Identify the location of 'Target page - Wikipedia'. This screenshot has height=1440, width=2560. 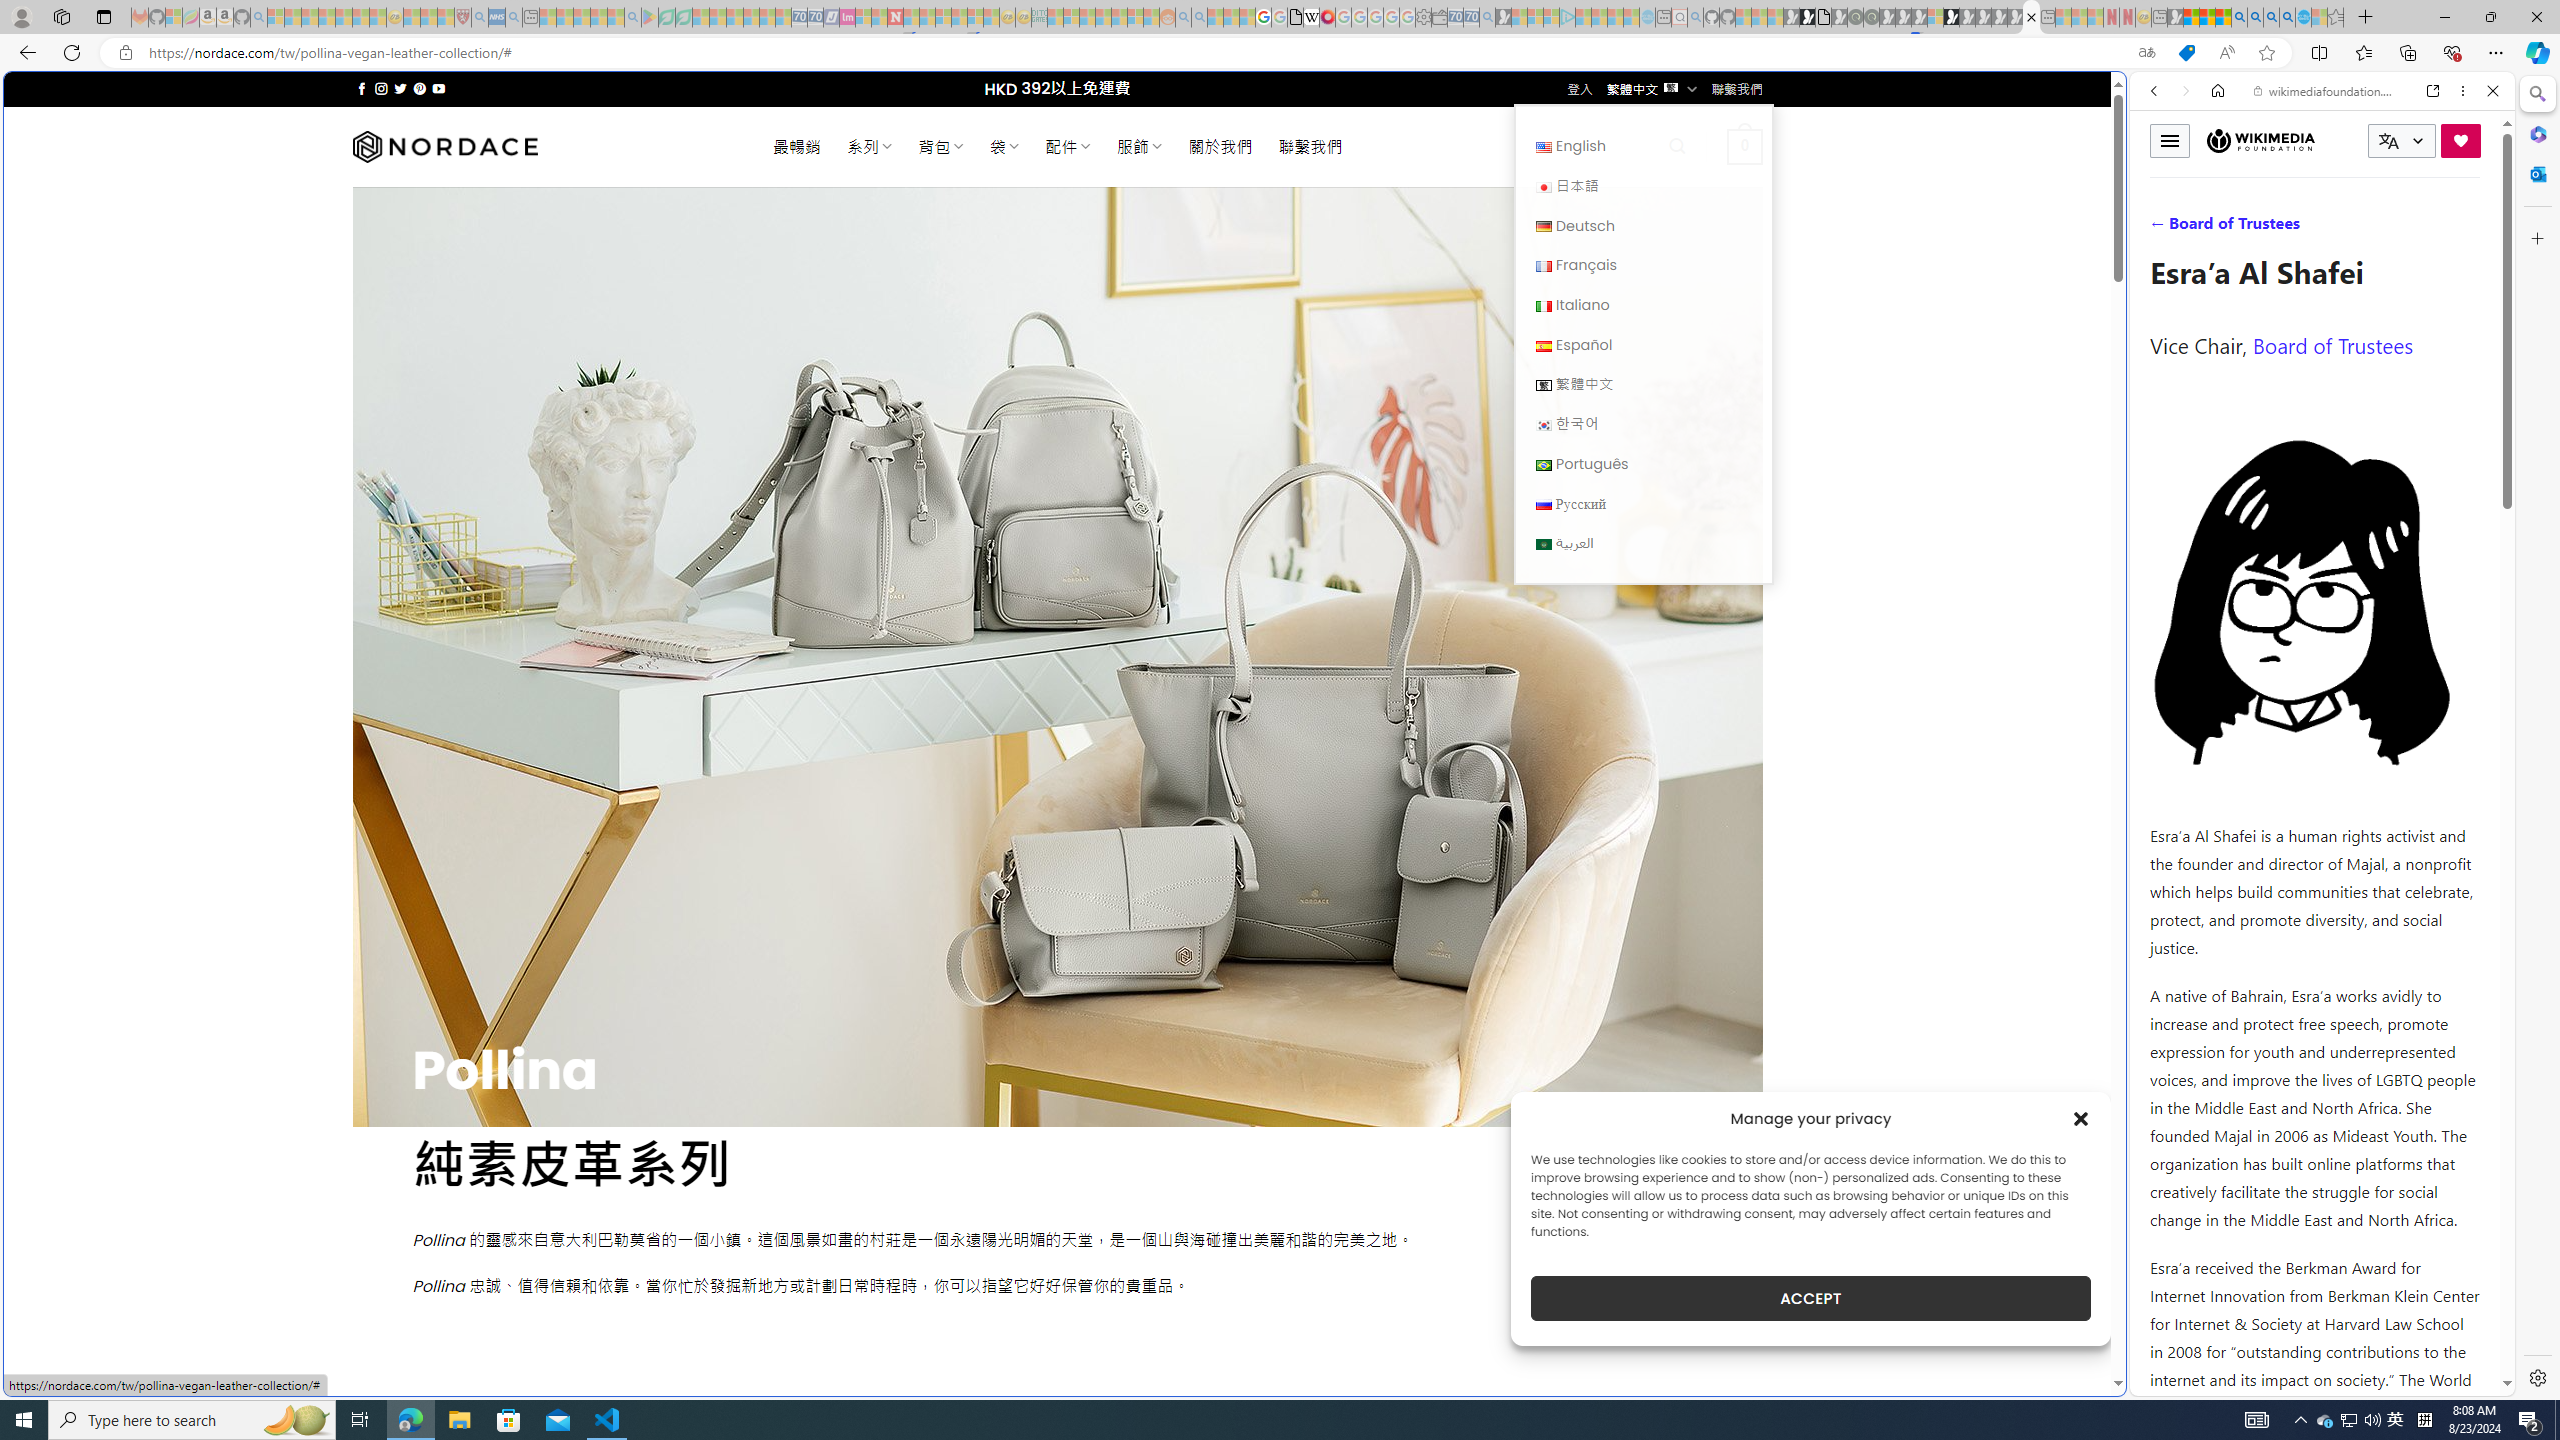
(1312, 16).